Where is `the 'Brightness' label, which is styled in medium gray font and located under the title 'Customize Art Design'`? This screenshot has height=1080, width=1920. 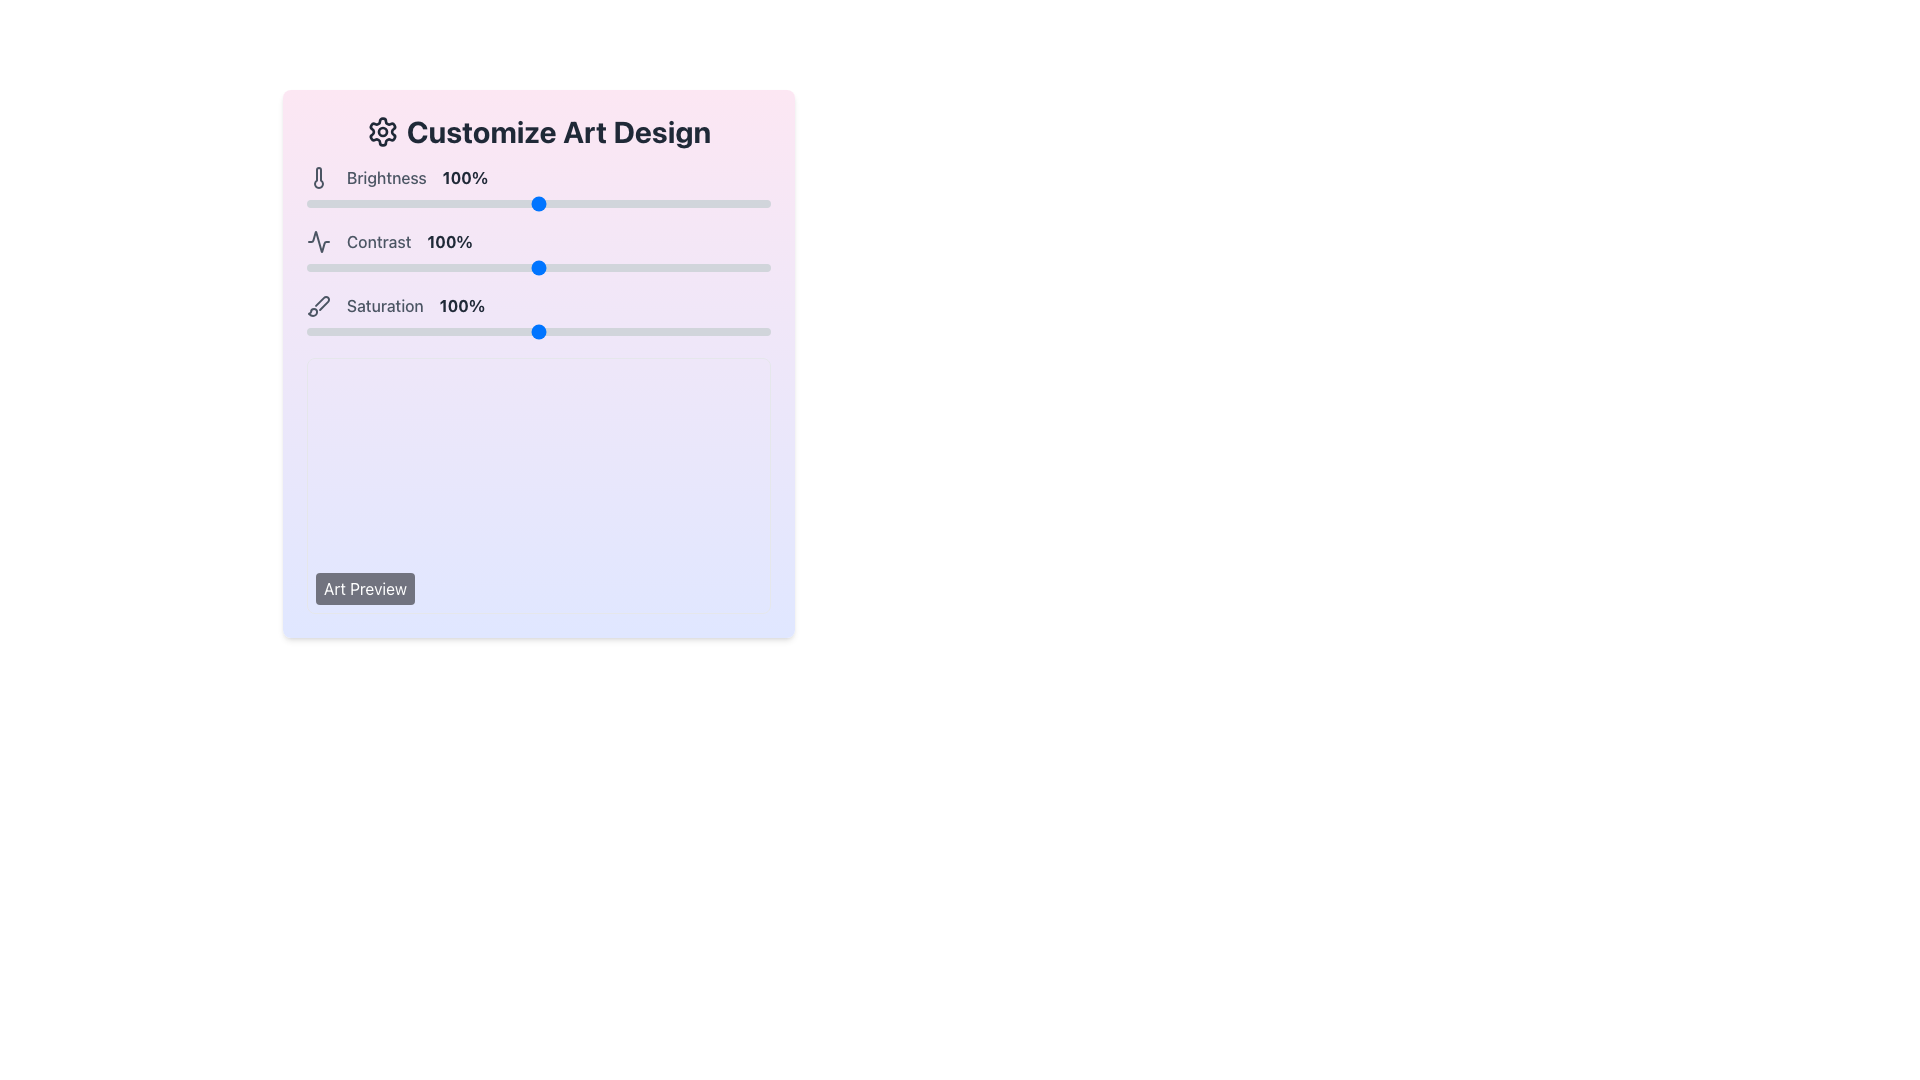
the 'Brightness' label, which is styled in medium gray font and located under the title 'Customize Art Design' is located at coordinates (386, 176).